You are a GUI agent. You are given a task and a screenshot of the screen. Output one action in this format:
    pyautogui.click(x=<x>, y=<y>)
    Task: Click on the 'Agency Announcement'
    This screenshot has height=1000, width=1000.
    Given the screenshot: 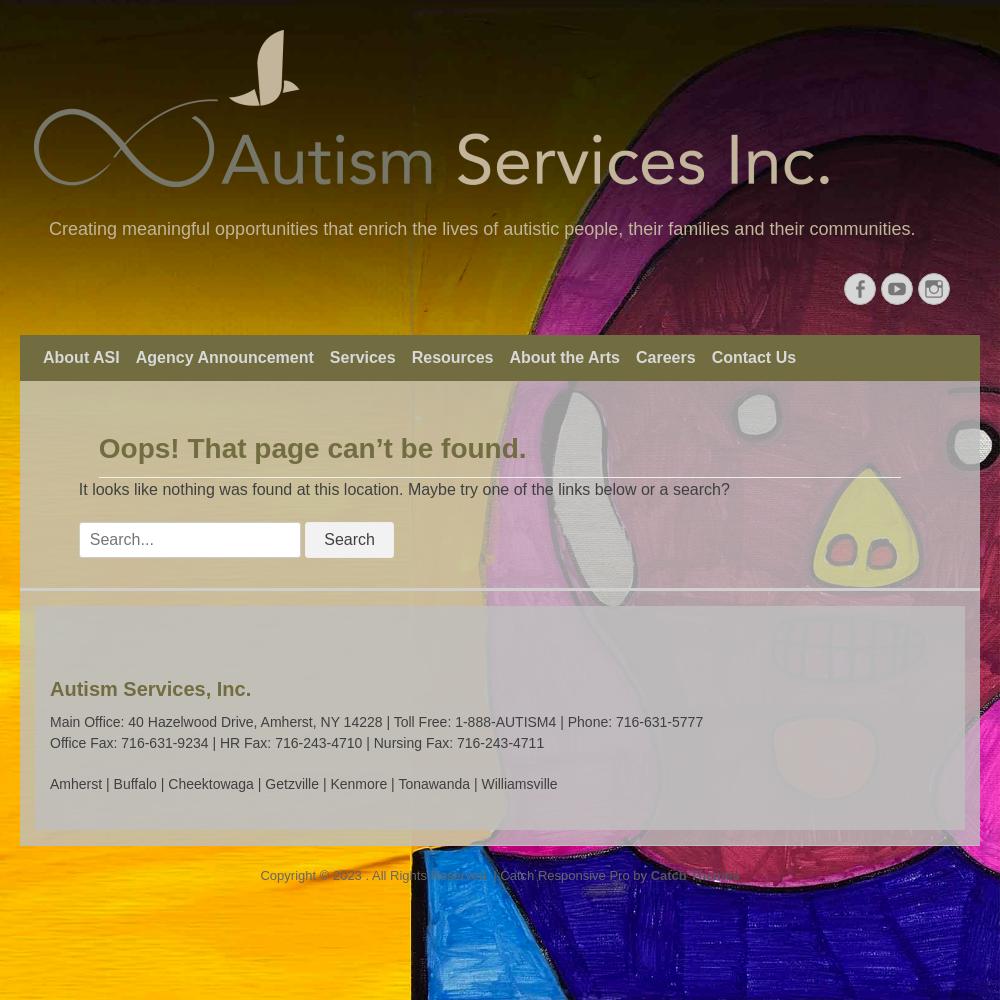 What is the action you would take?
    pyautogui.click(x=223, y=356)
    